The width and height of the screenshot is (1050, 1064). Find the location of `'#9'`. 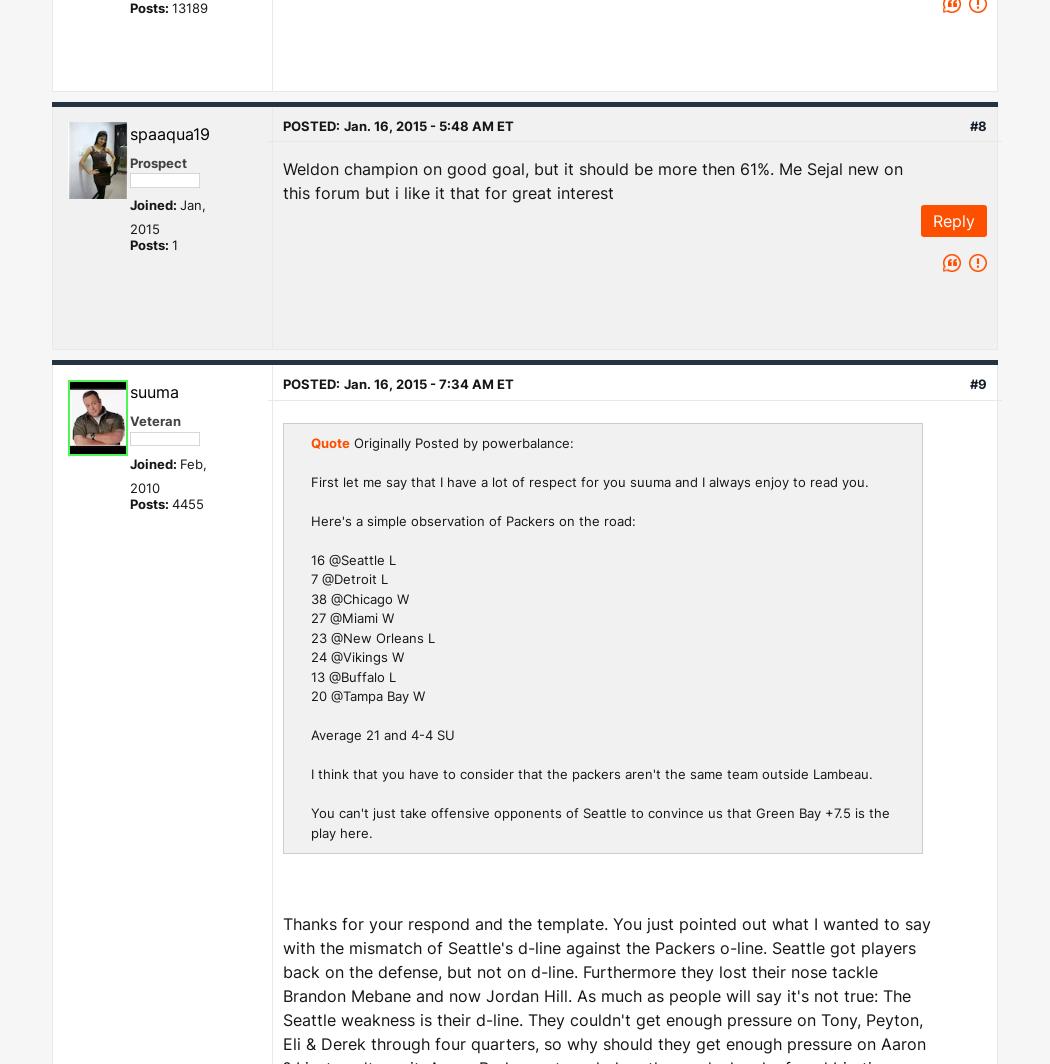

'#9' is located at coordinates (978, 383).